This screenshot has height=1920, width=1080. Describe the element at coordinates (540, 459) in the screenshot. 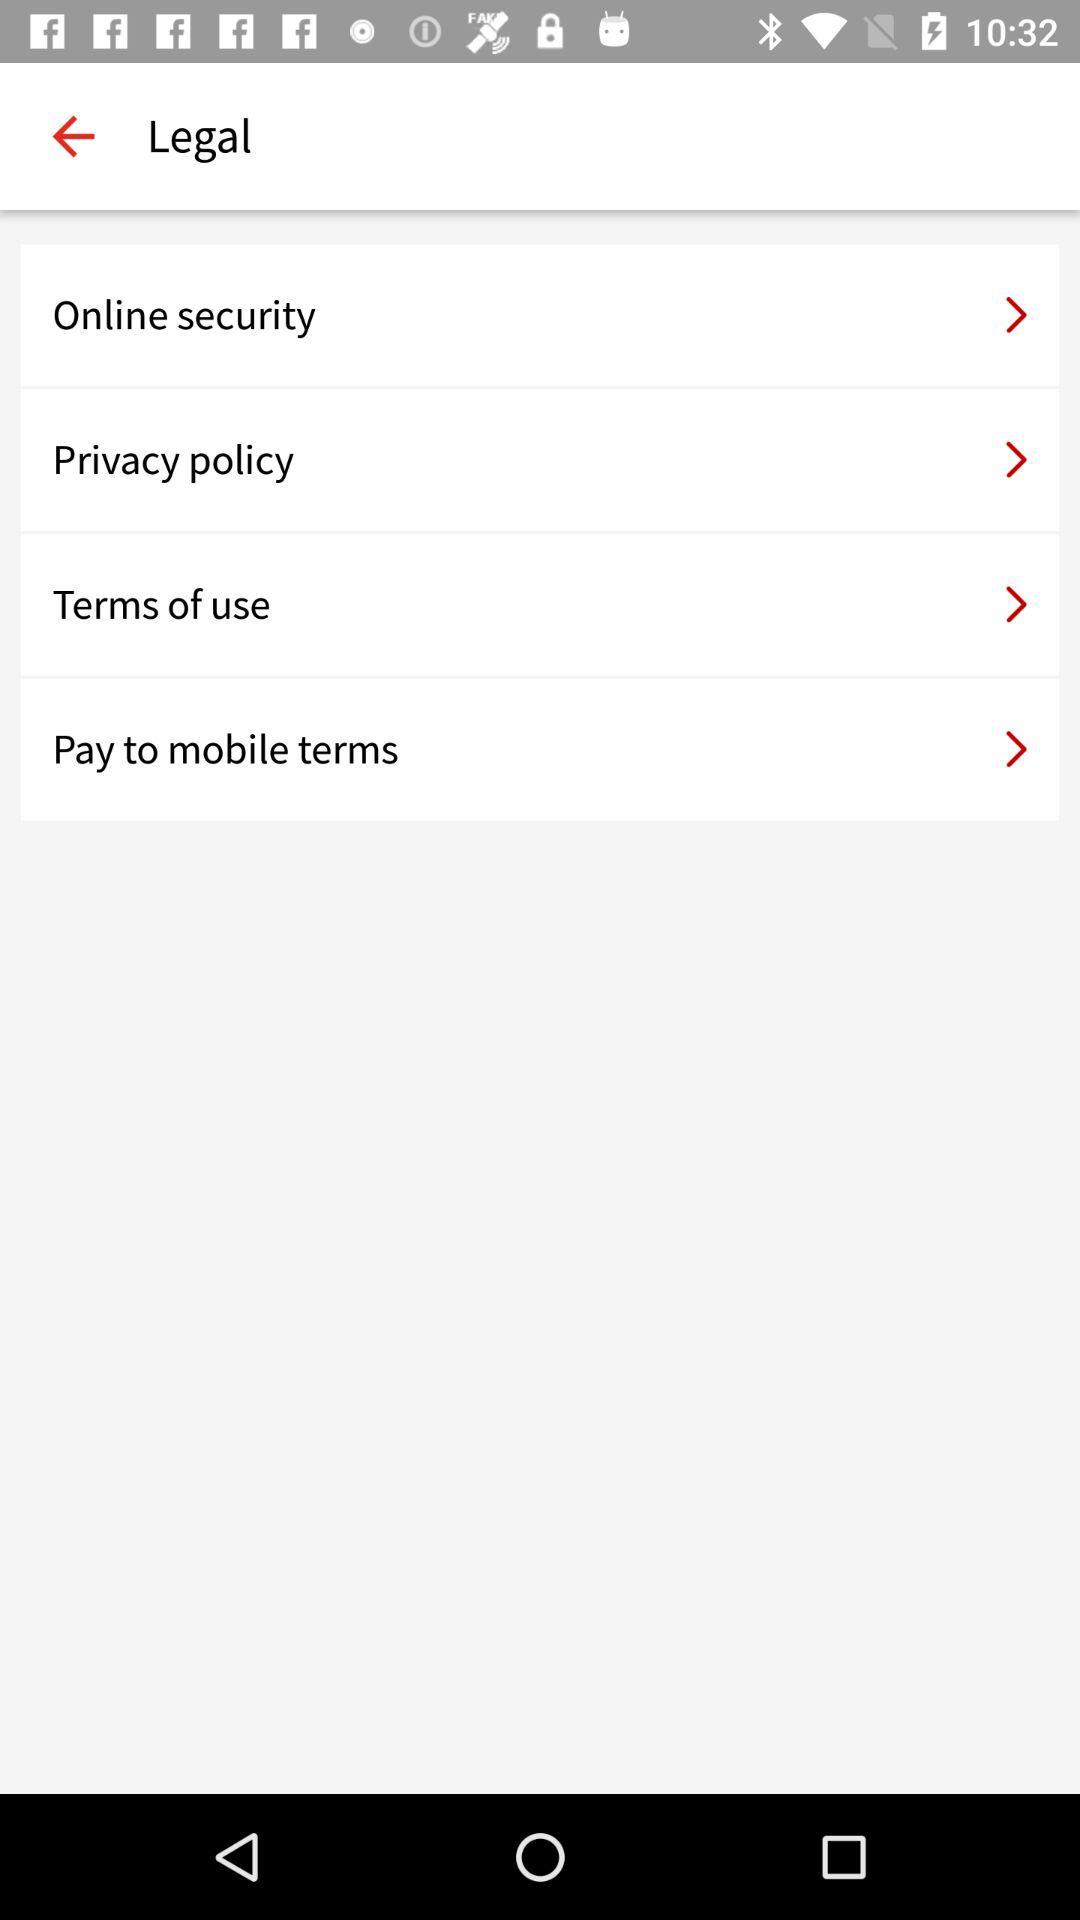

I see `the item below online security icon` at that location.